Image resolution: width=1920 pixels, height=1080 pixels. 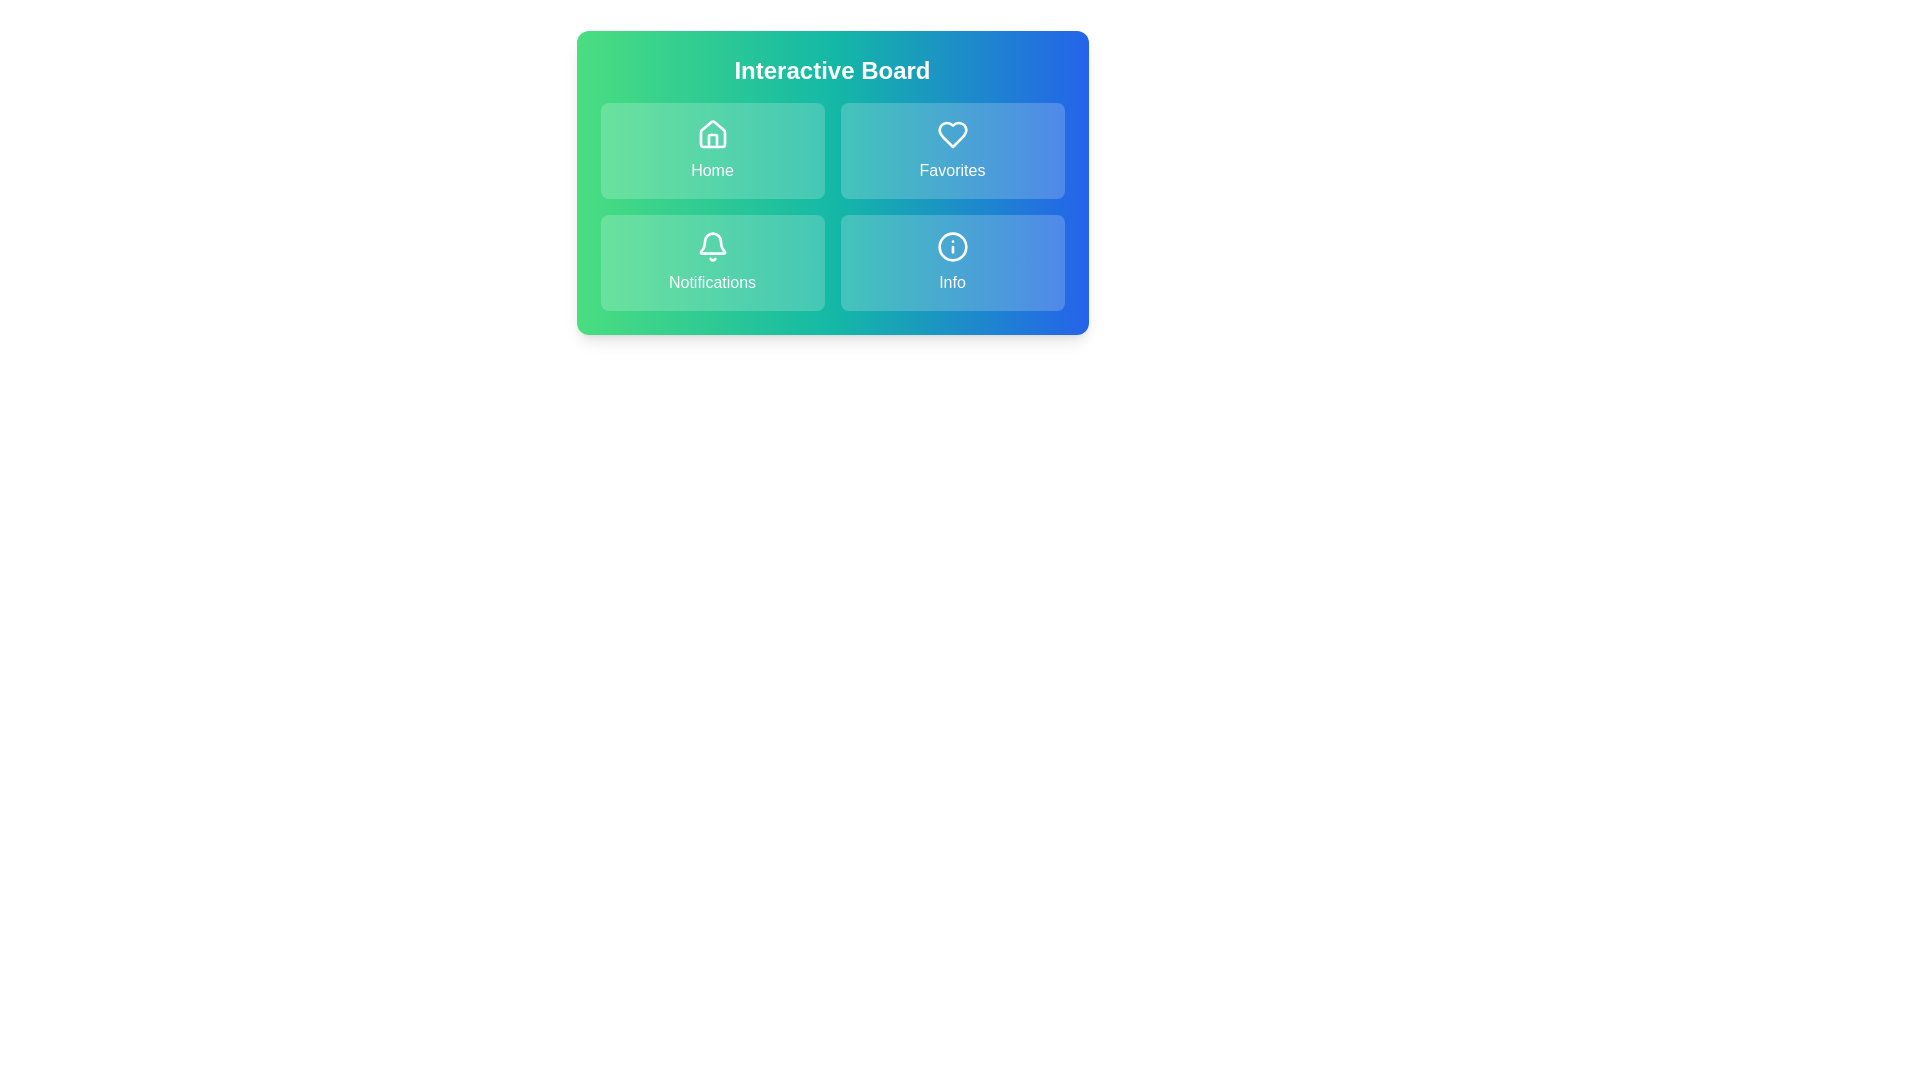 I want to click on the bell-shaped icon with a white design on a light green rectangular button located in the bottom-left corner of the 2x2 grid under 'Interactive Board.', so click(x=712, y=245).